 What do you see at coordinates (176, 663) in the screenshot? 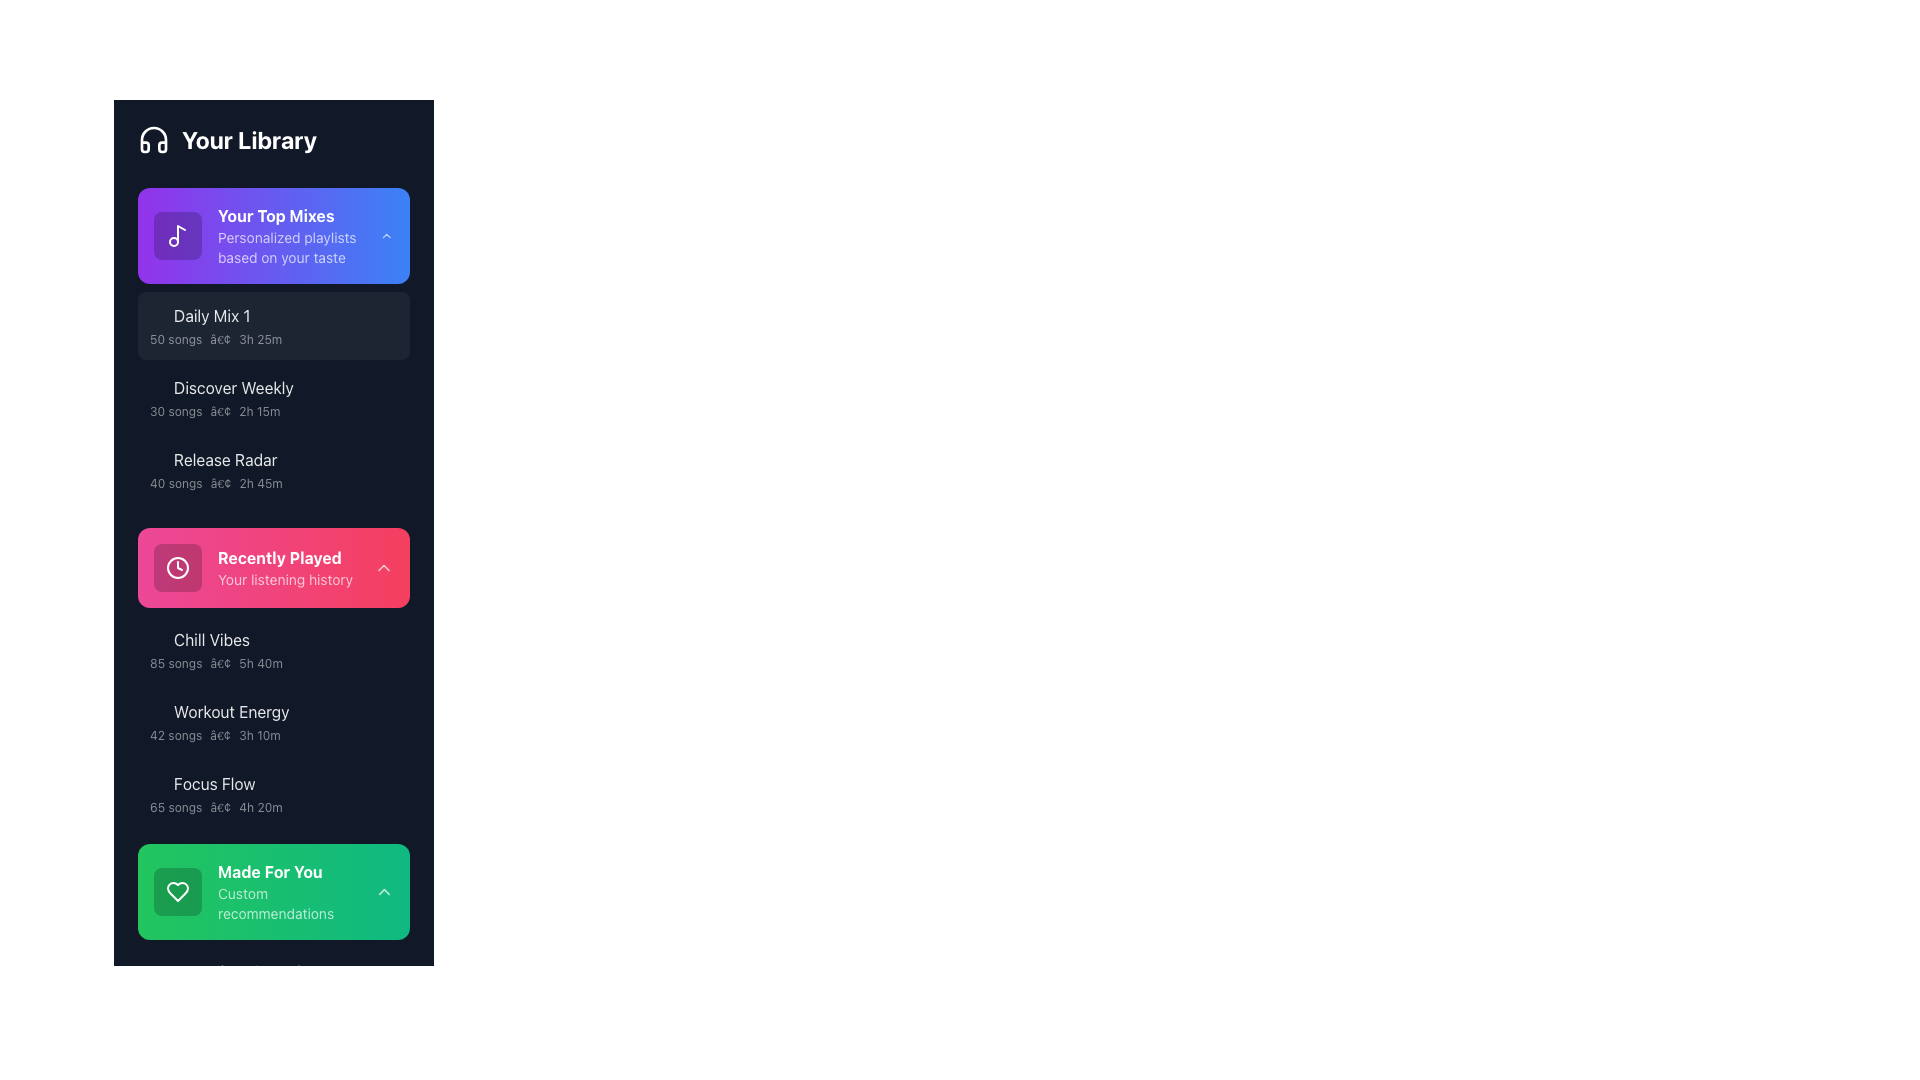
I see `the text label that displays '85 songs', located under the 'Chill Vibes' section and preceding the text '5h 40m'` at bounding box center [176, 663].